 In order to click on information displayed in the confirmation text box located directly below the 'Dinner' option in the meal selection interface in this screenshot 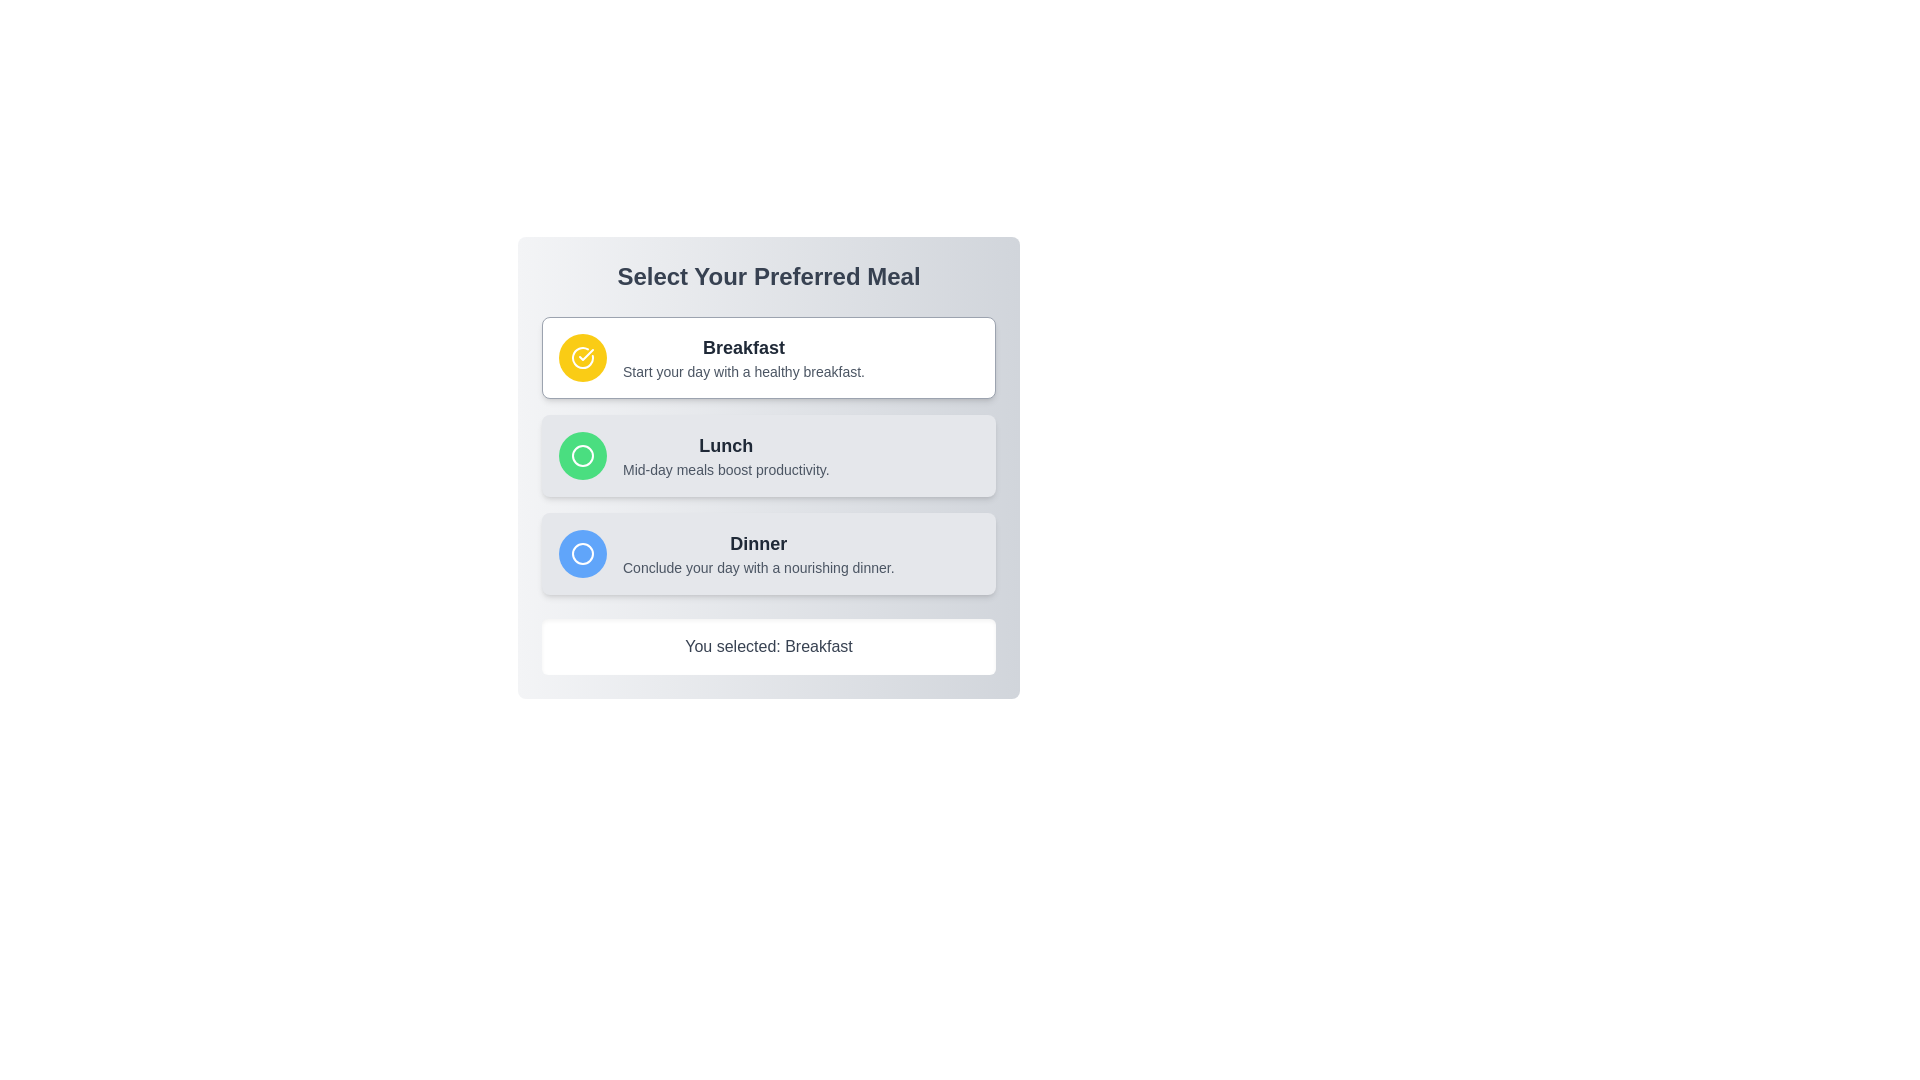, I will do `click(767, 647)`.